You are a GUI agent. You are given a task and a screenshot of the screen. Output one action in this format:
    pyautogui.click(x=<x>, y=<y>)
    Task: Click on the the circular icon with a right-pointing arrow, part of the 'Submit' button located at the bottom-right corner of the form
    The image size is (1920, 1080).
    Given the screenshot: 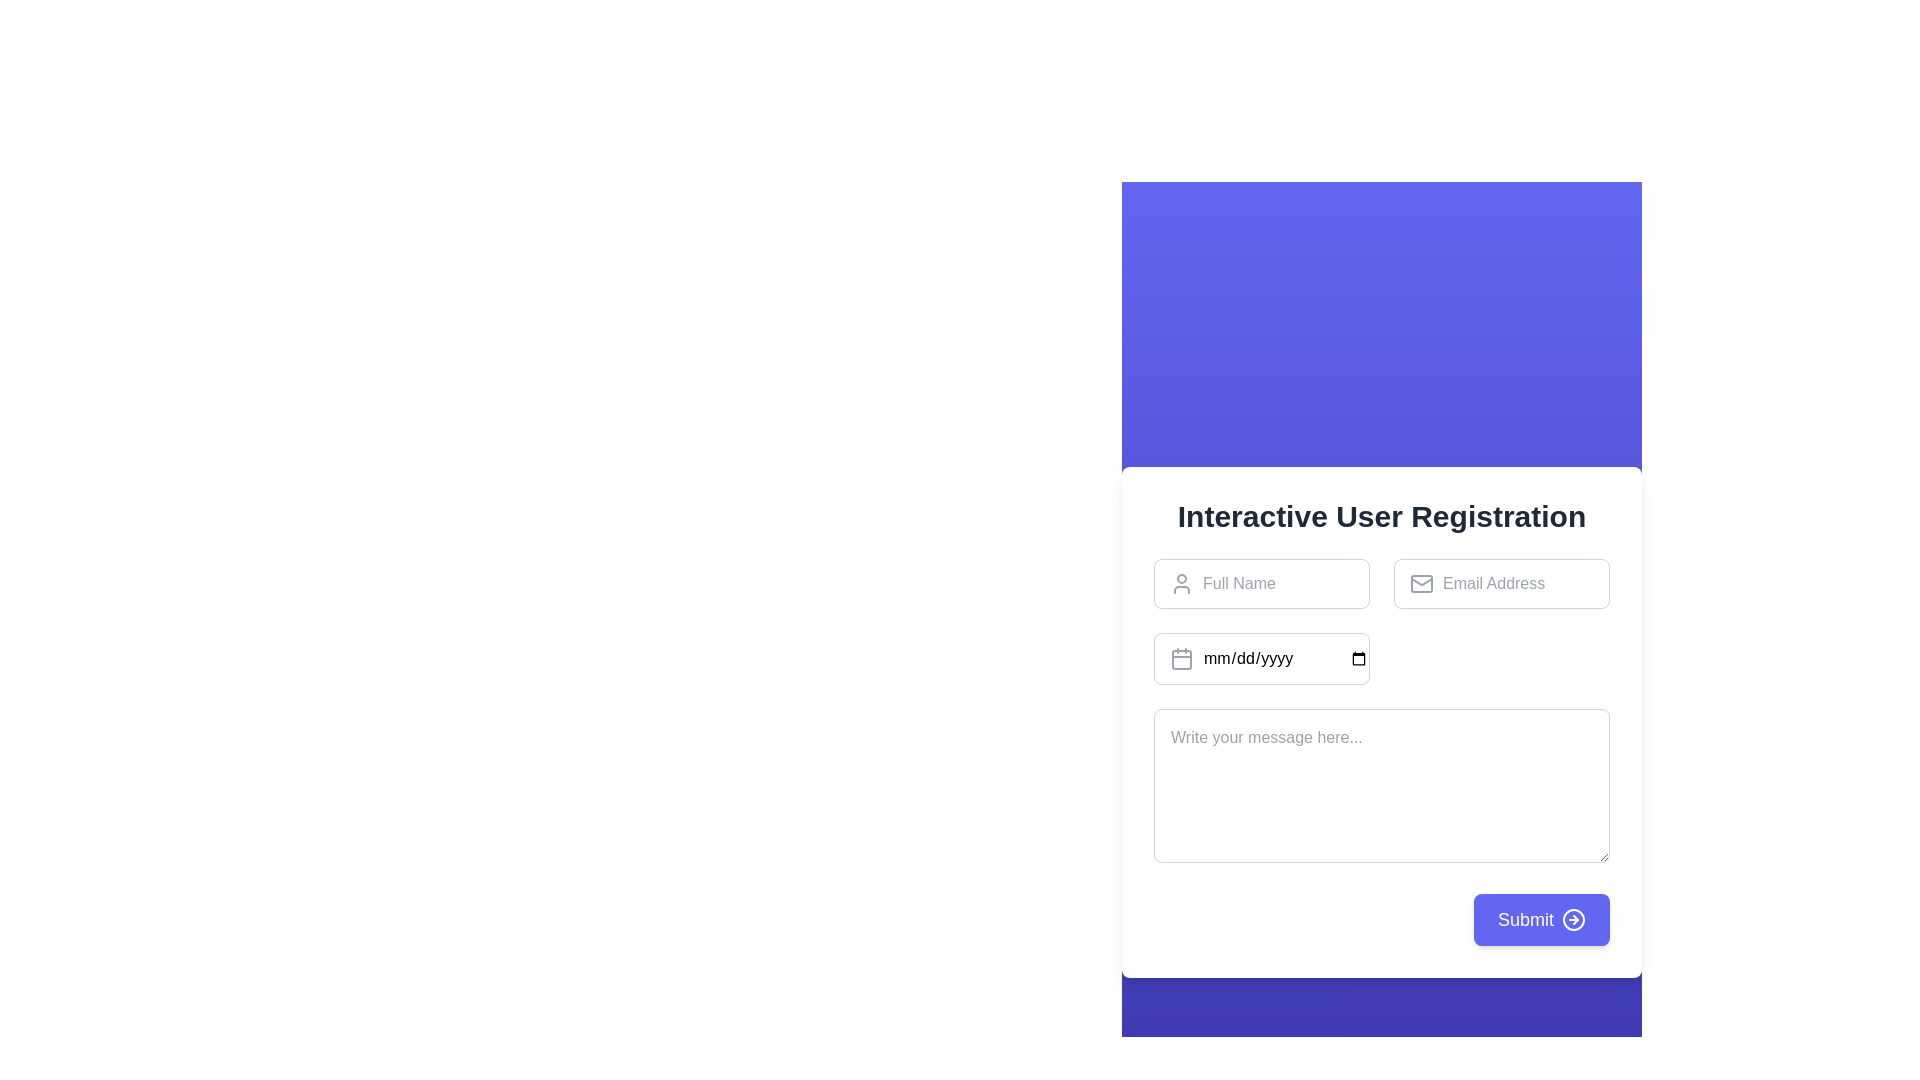 What is the action you would take?
    pyautogui.click(x=1573, y=918)
    